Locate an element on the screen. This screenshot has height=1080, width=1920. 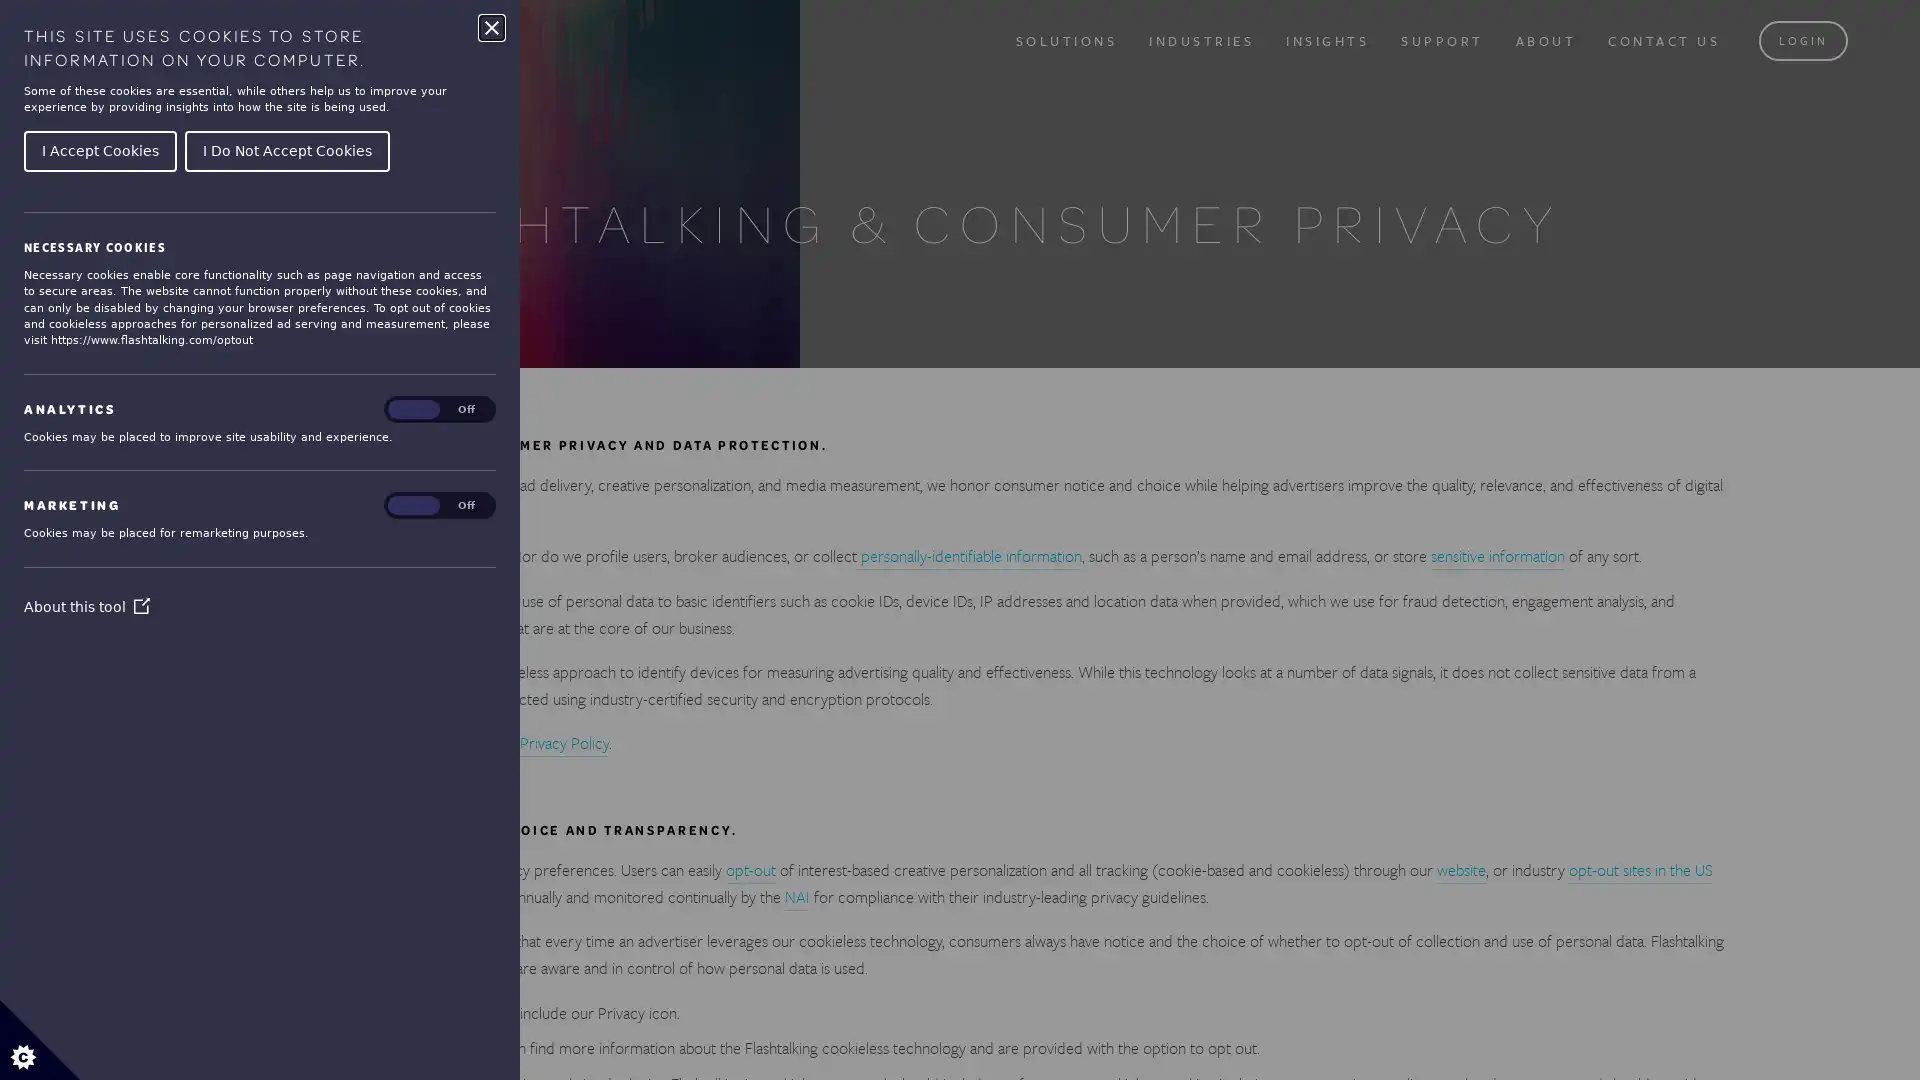
Close Cookie Control is located at coordinates (491, 27).